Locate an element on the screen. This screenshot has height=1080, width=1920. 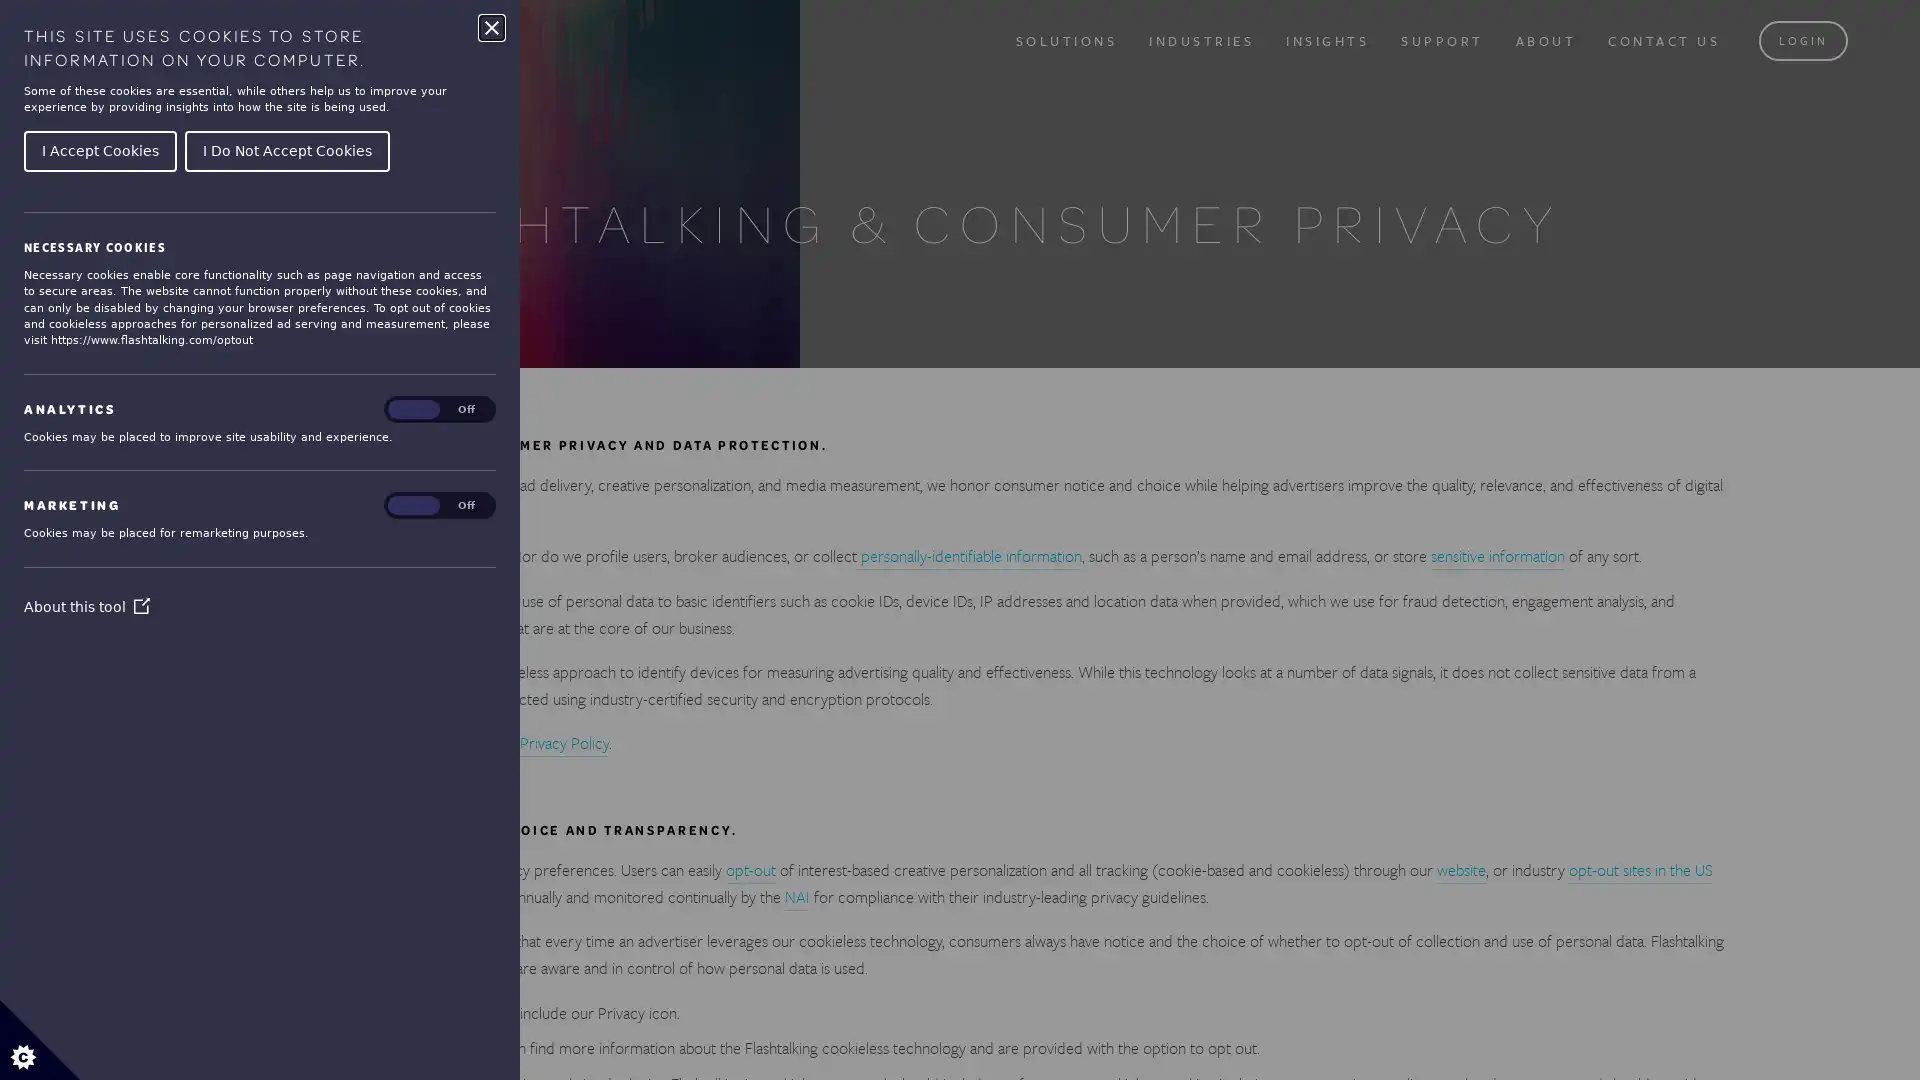
Close Cookie Control is located at coordinates (491, 27).